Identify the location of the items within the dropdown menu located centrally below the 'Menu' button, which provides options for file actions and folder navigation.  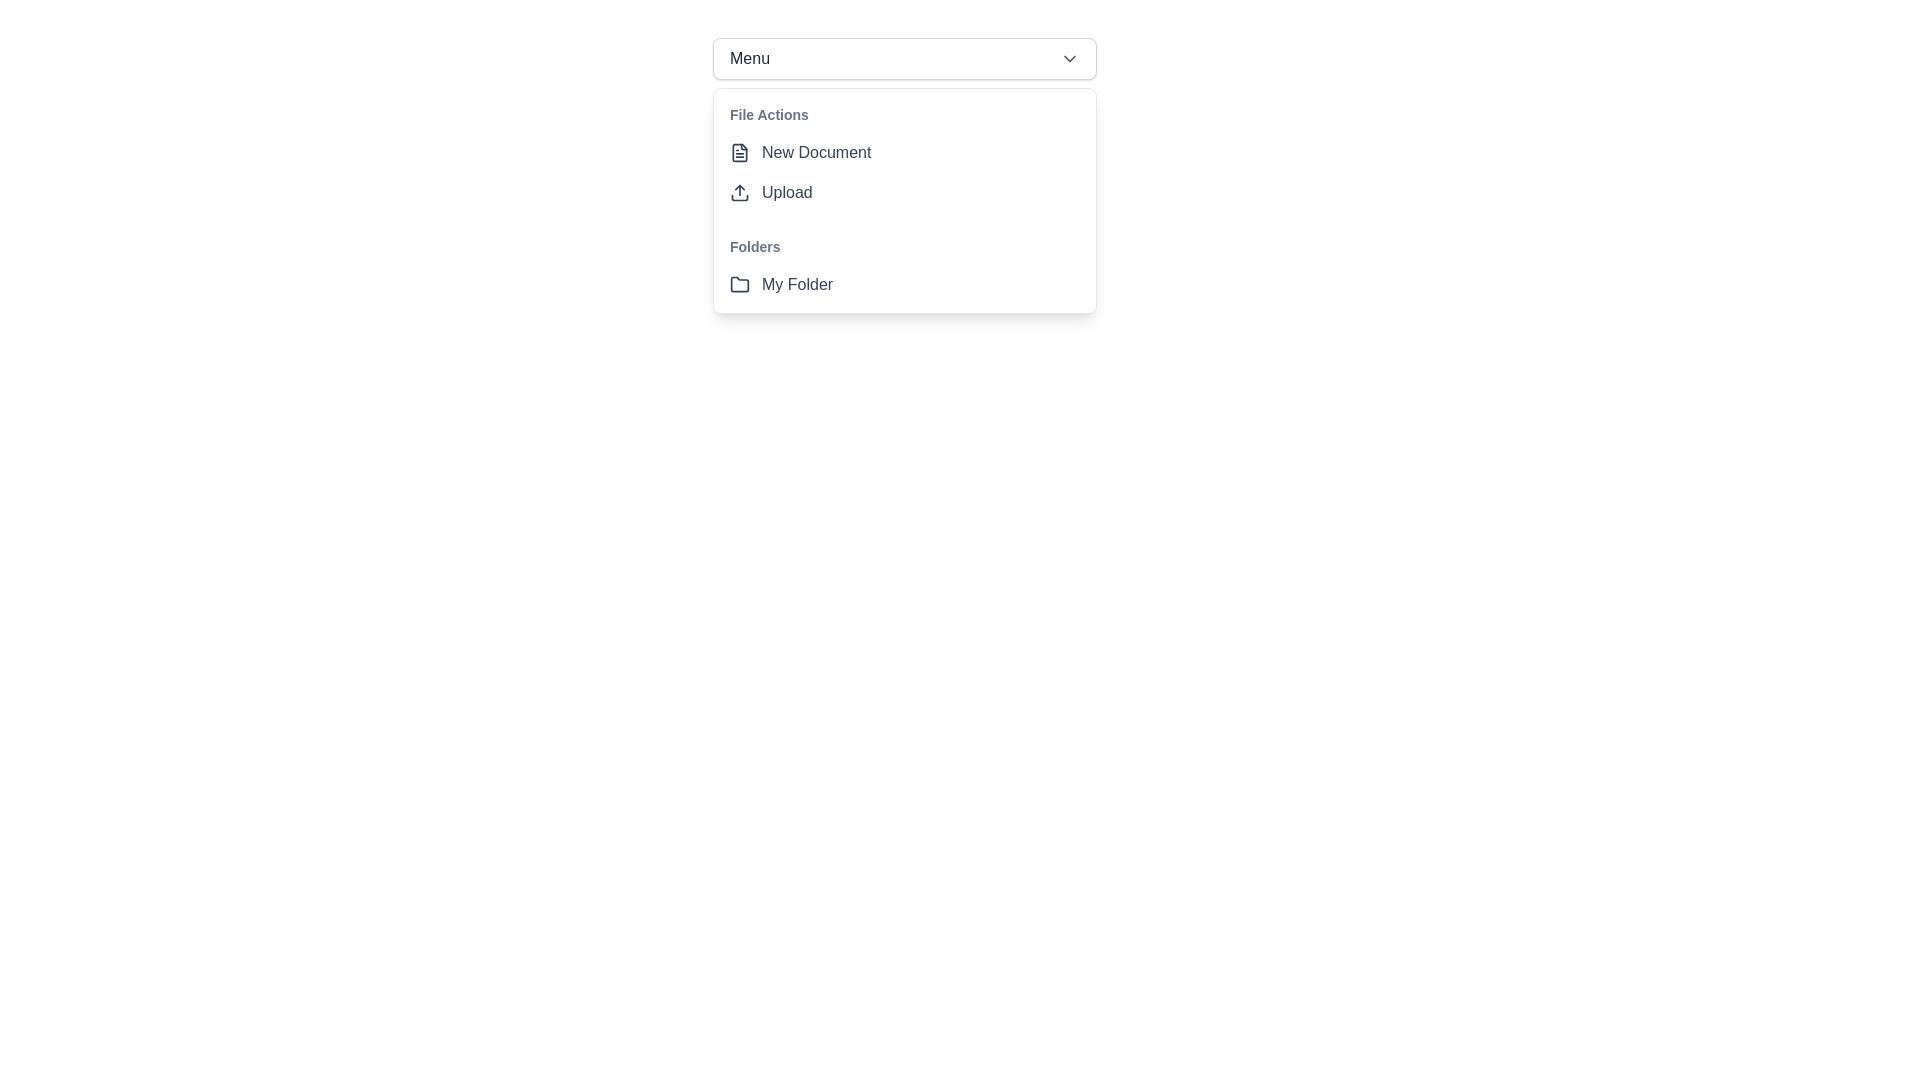
(904, 200).